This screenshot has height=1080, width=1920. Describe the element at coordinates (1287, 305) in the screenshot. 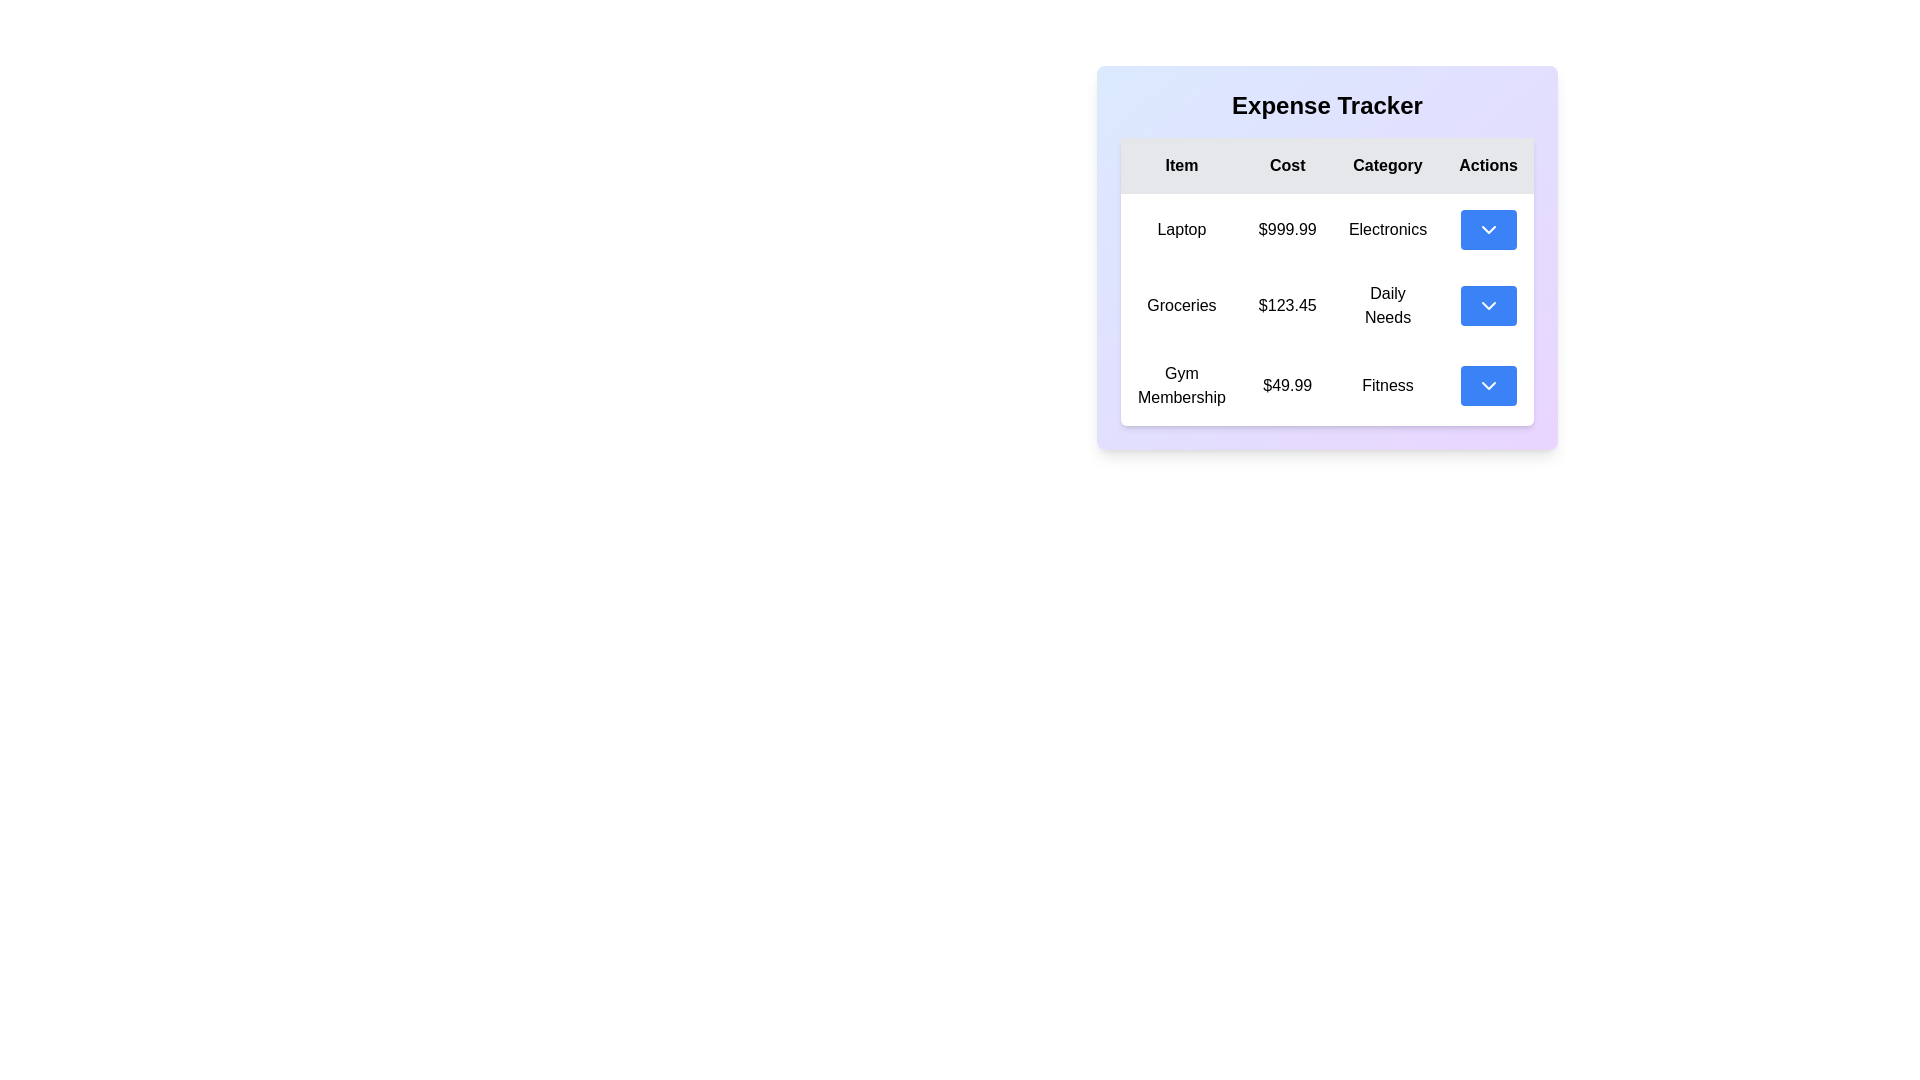

I see `the text label displaying the value '$123.45' in the 'Cost' column of the 'Groceries' row in the table` at that location.